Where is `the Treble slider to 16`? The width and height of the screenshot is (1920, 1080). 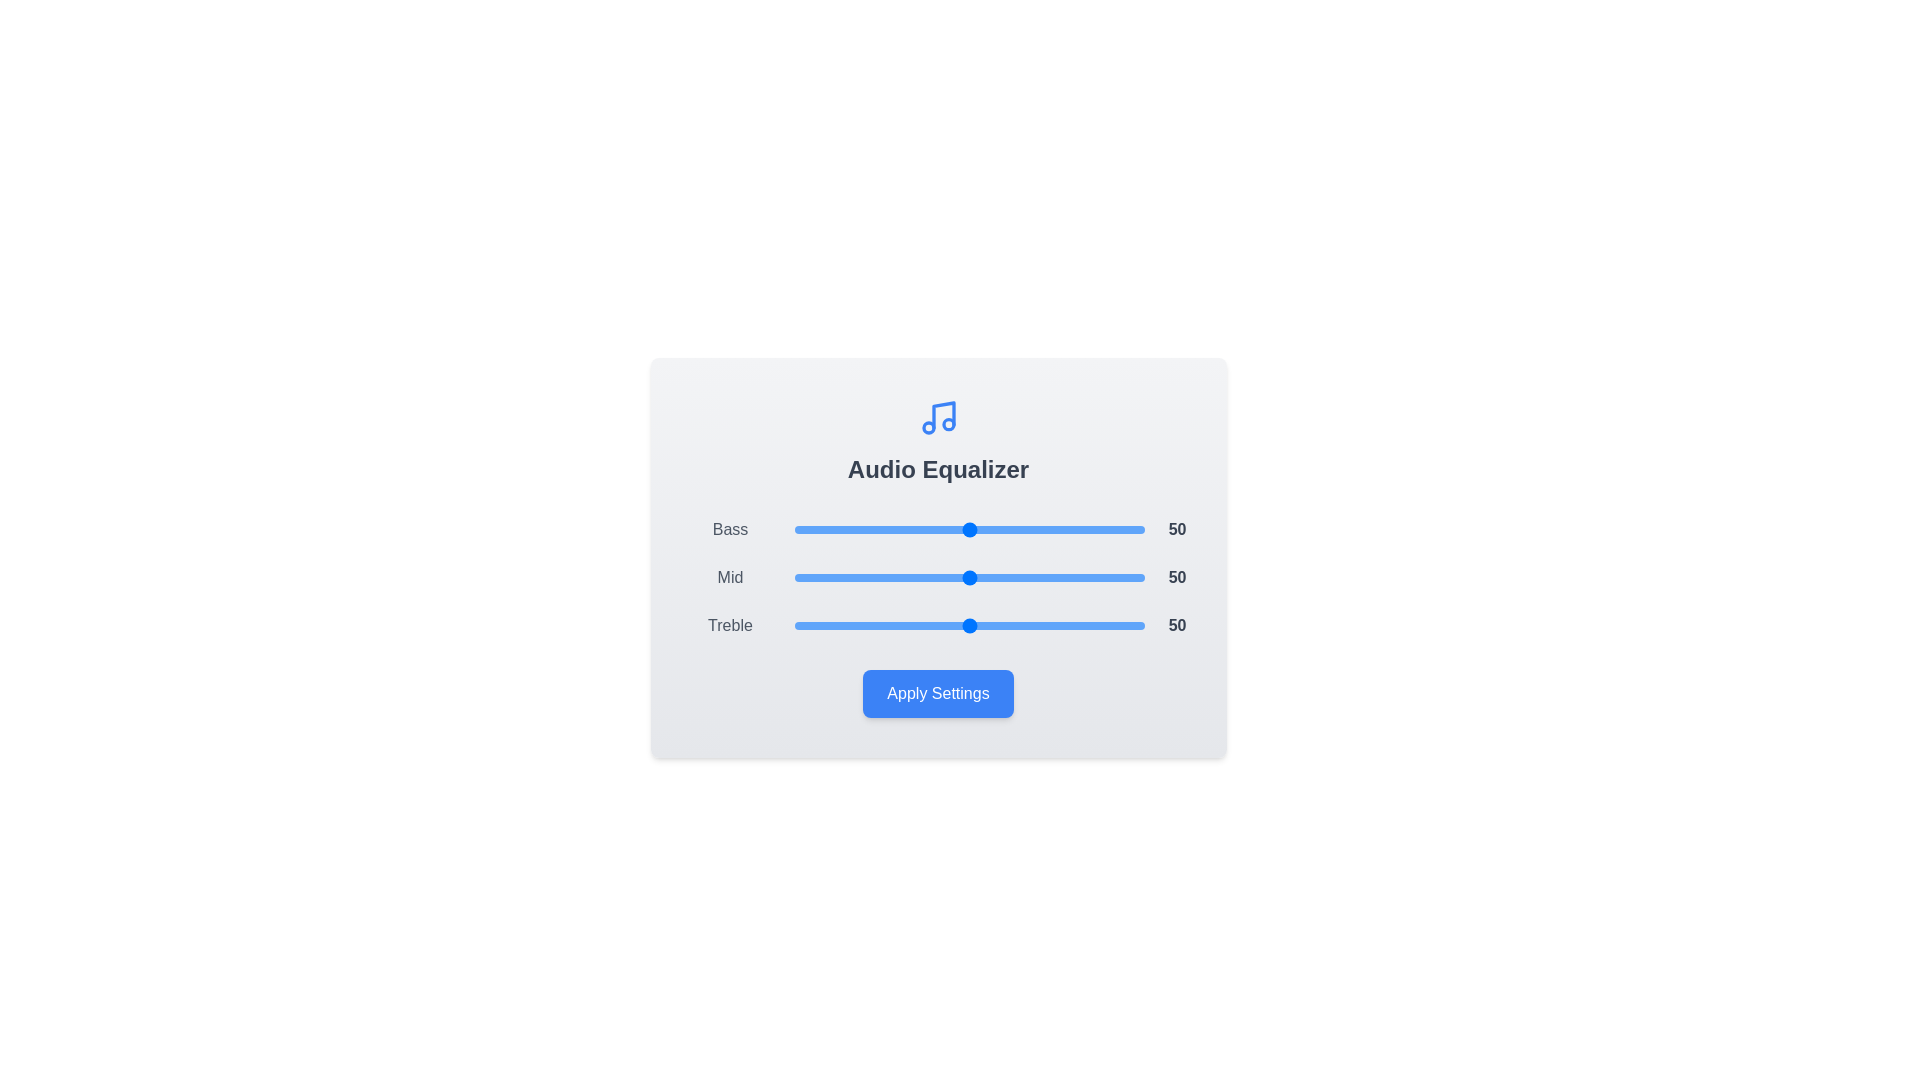 the Treble slider to 16 is located at coordinates (850, 624).